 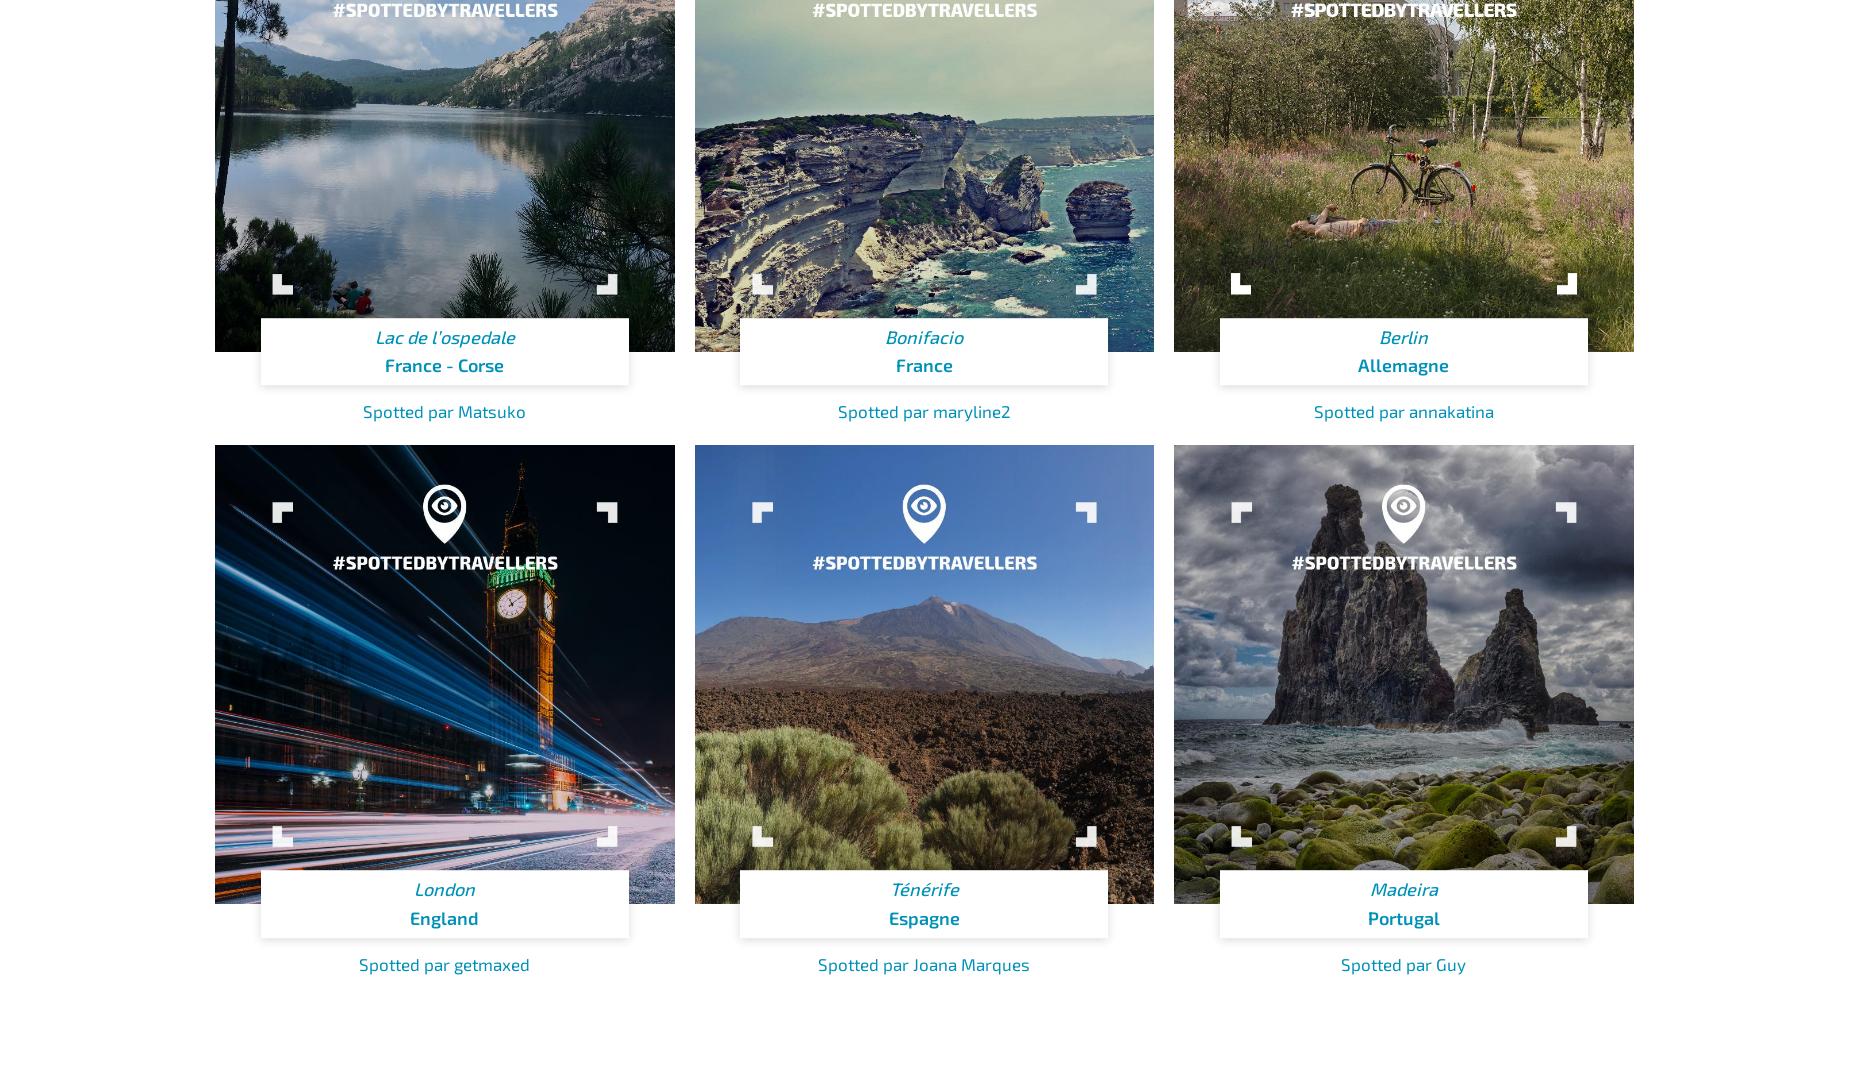 What do you see at coordinates (1403, 334) in the screenshot?
I see `'Berlin'` at bounding box center [1403, 334].